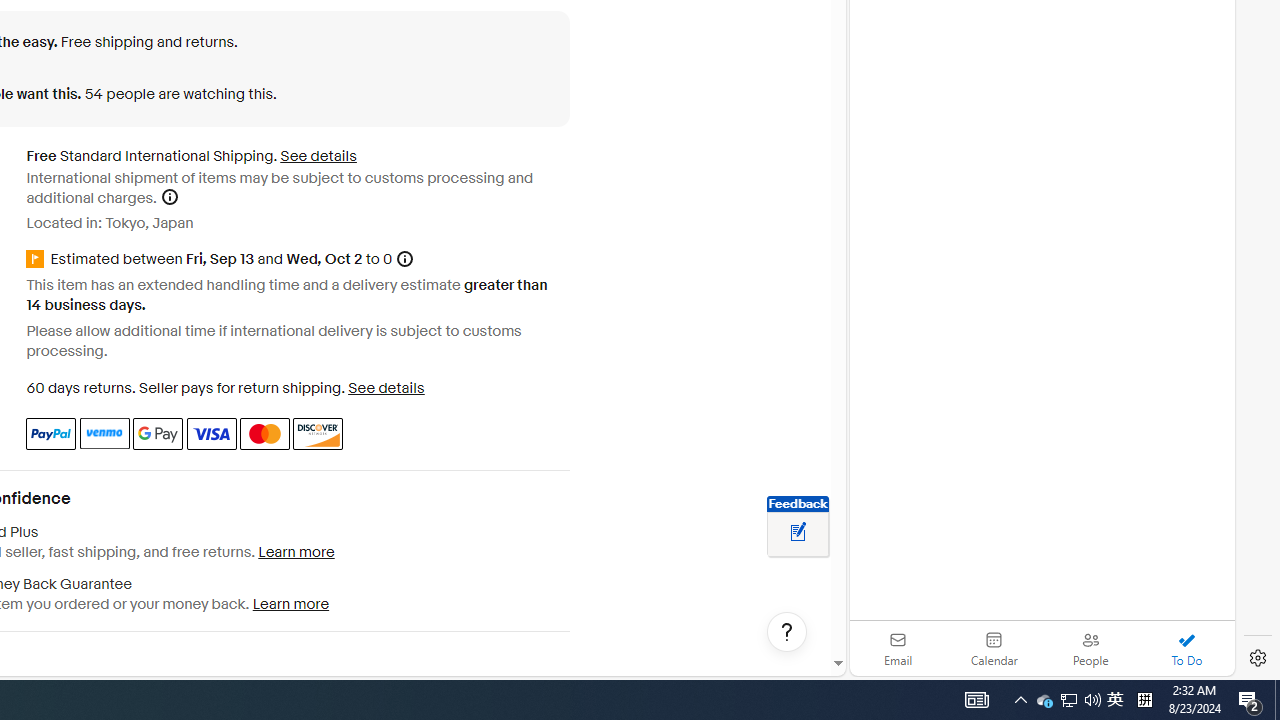 The width and height of the screenshot is (1280, 720). Describe the element at coordinates (211, 432) in the screenshot. I see `'Visa'` at that location.